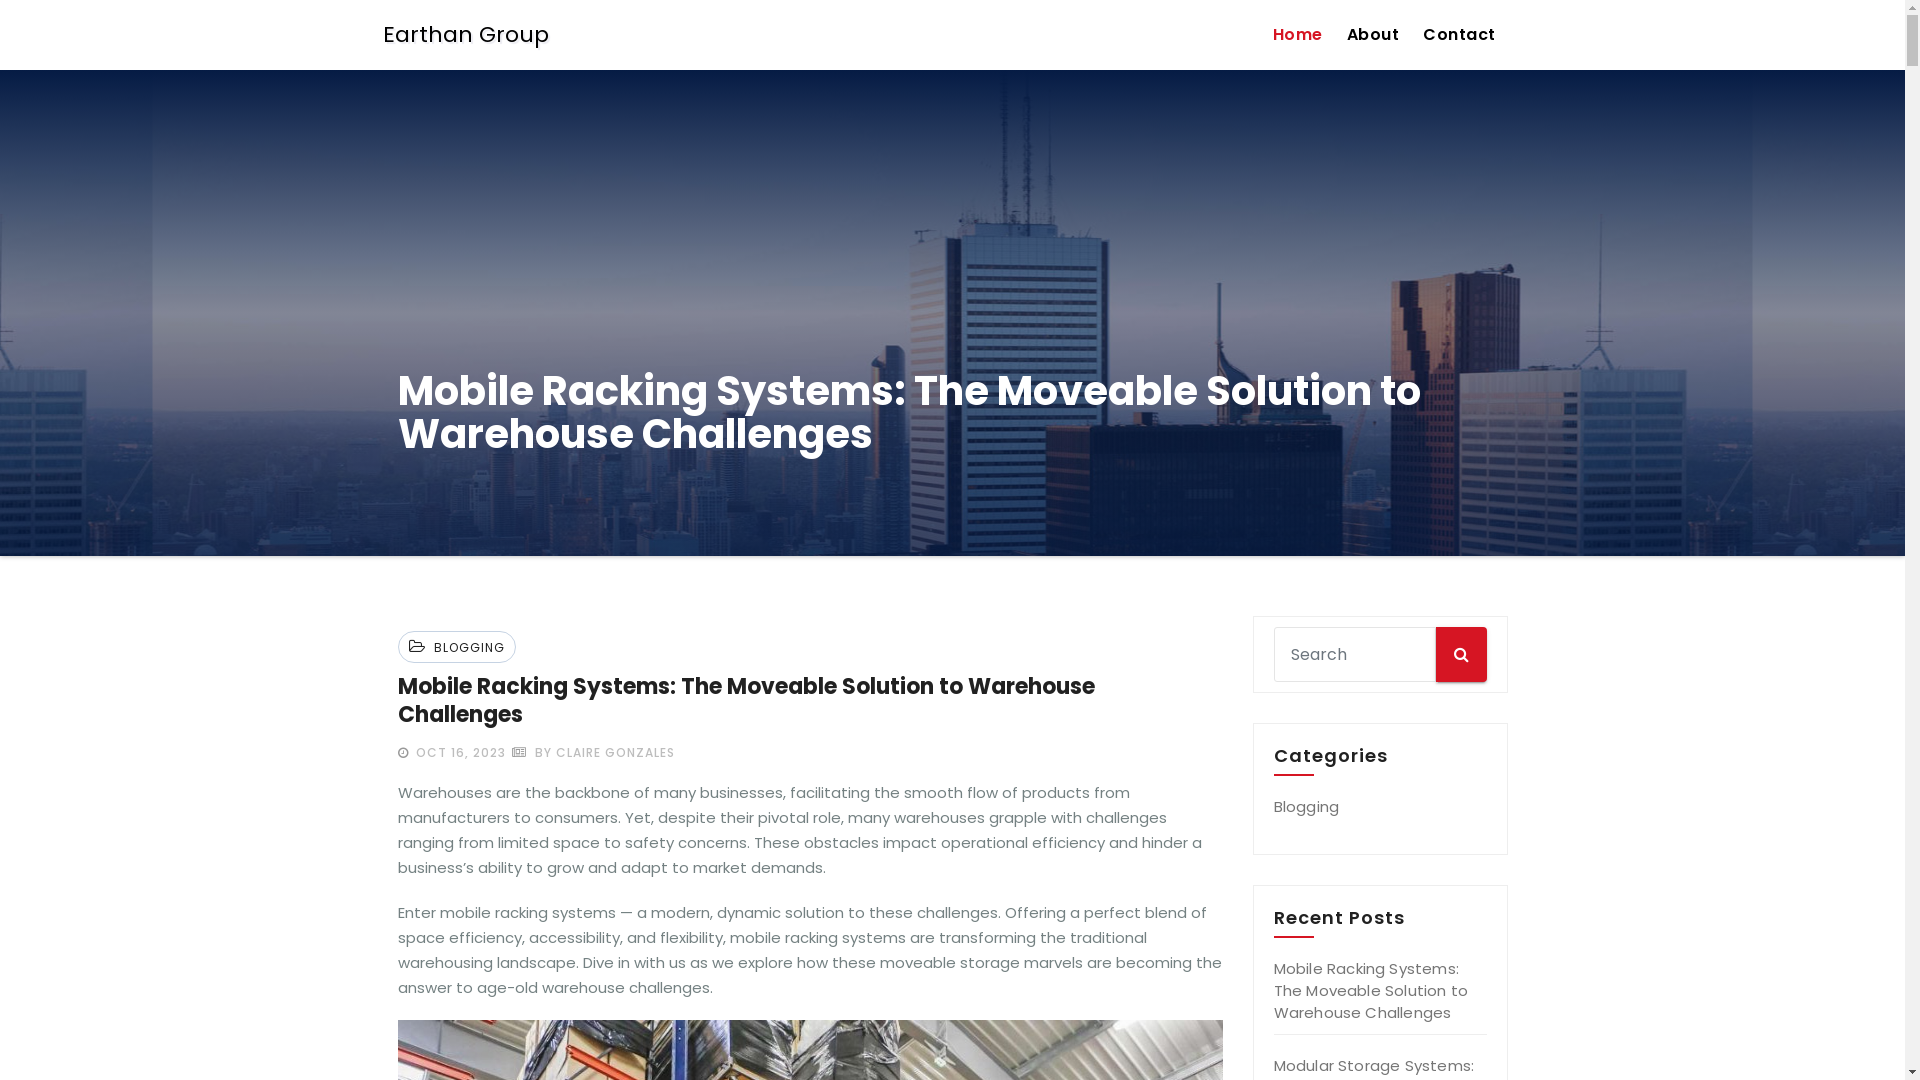  Describe the element at coordinates (1459, 34) in the screenshot. I see `'Contact'` at that location.